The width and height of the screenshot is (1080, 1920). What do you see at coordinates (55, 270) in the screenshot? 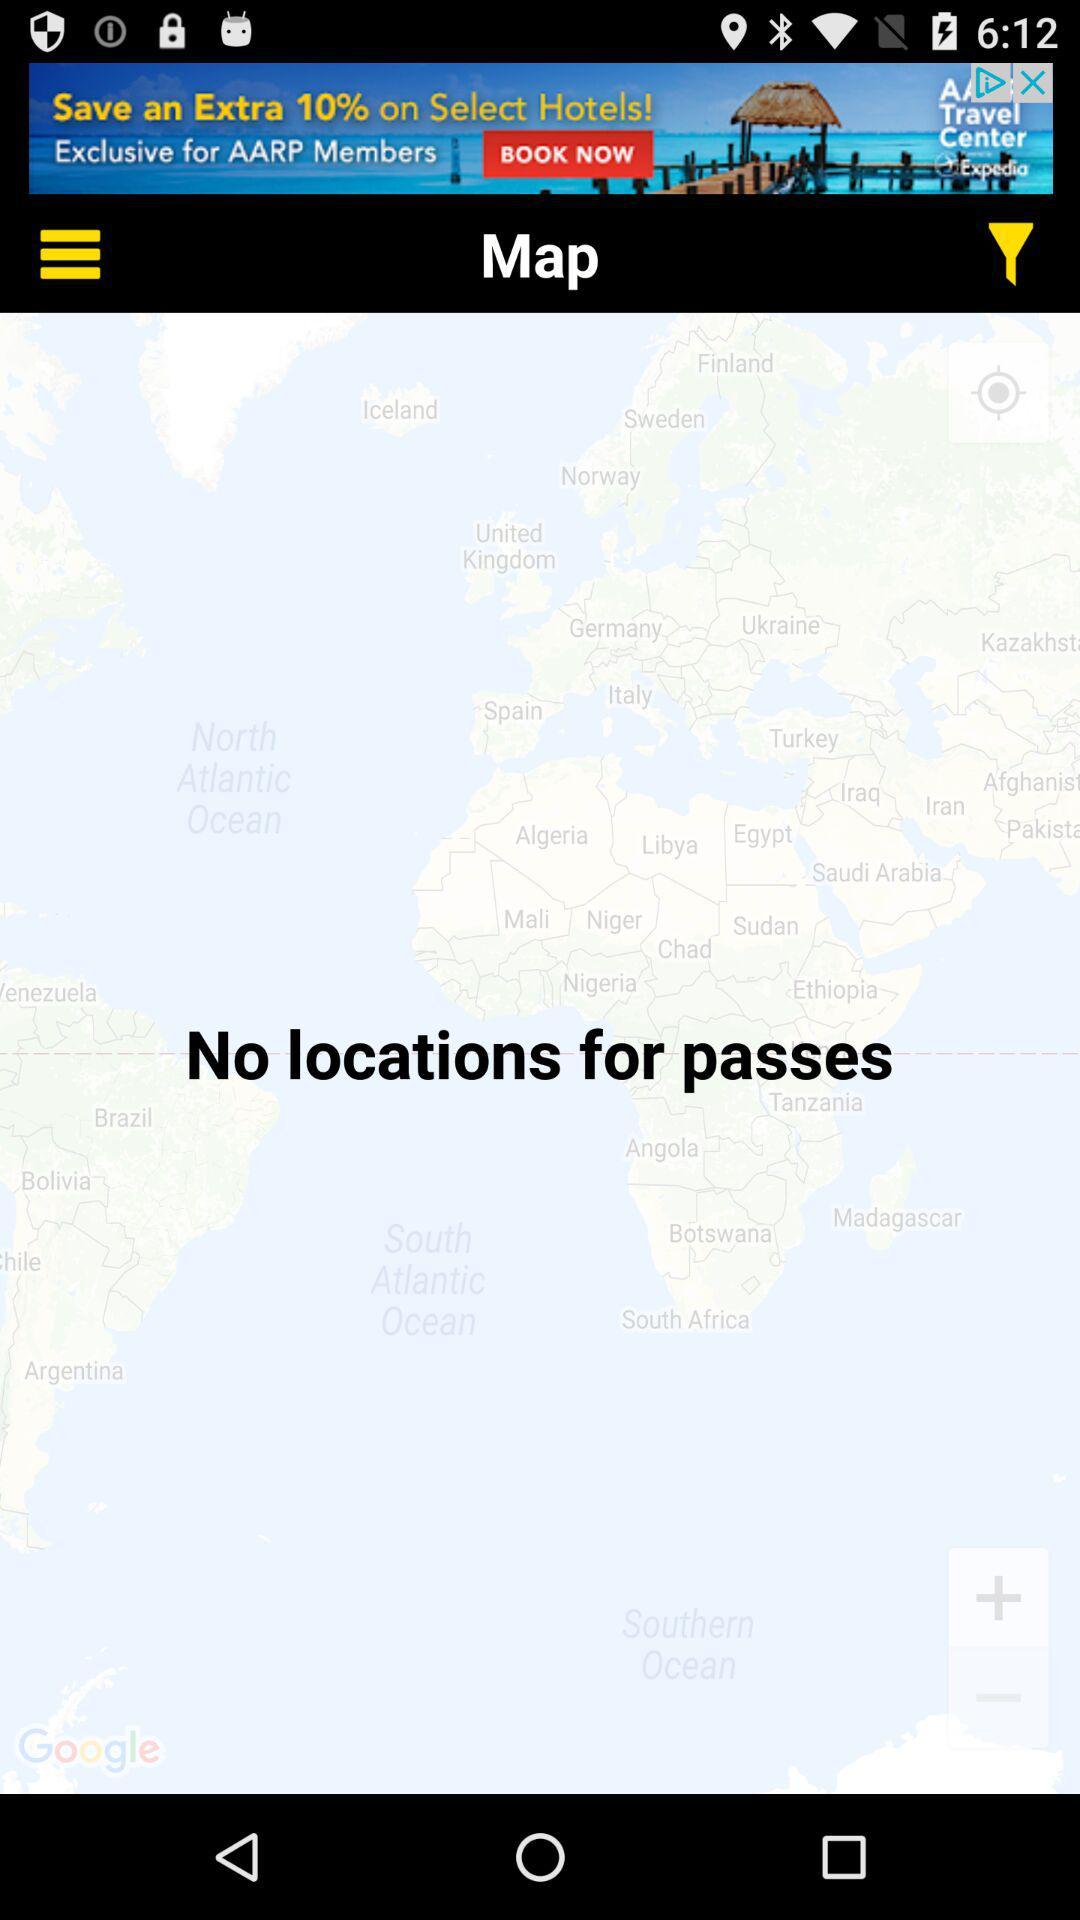
I see `the menu icon` at bounding box center [55, 270].